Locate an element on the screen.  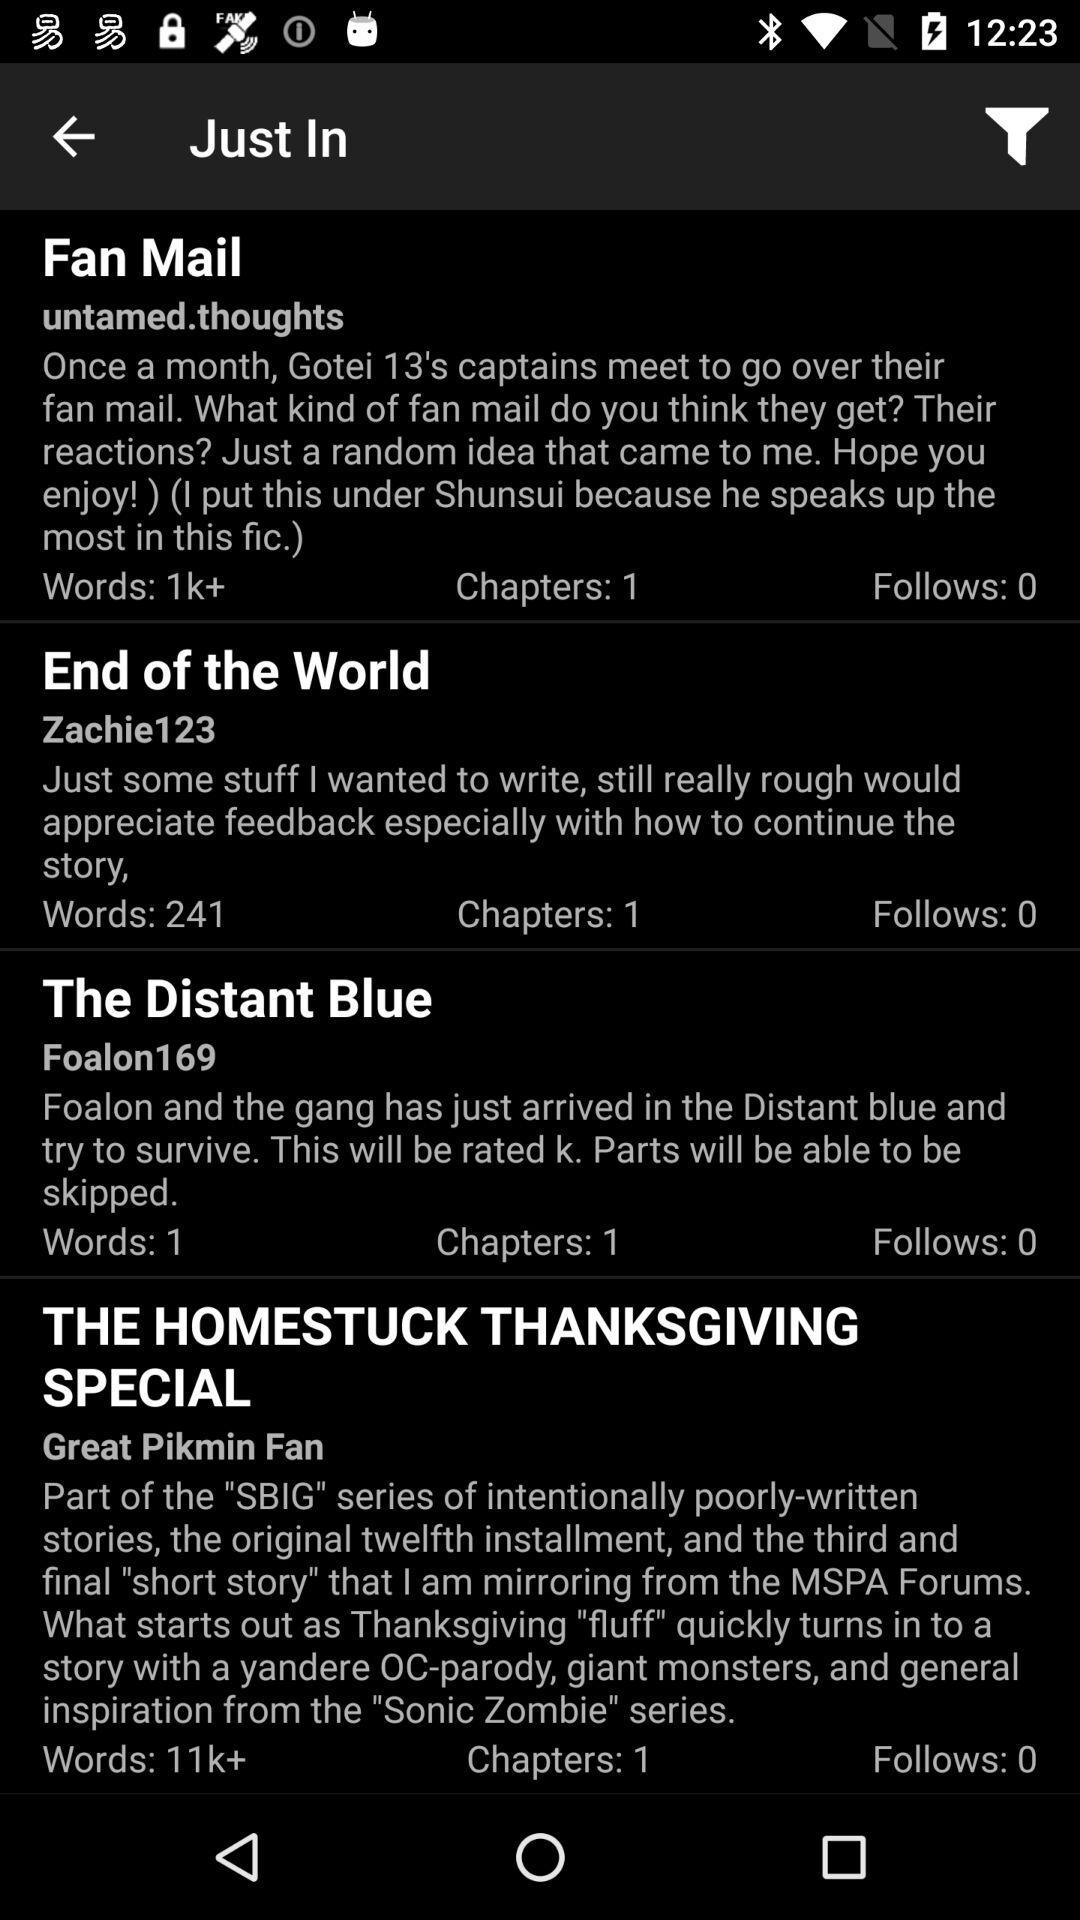
once a month item is located at coordinates (540, 449).